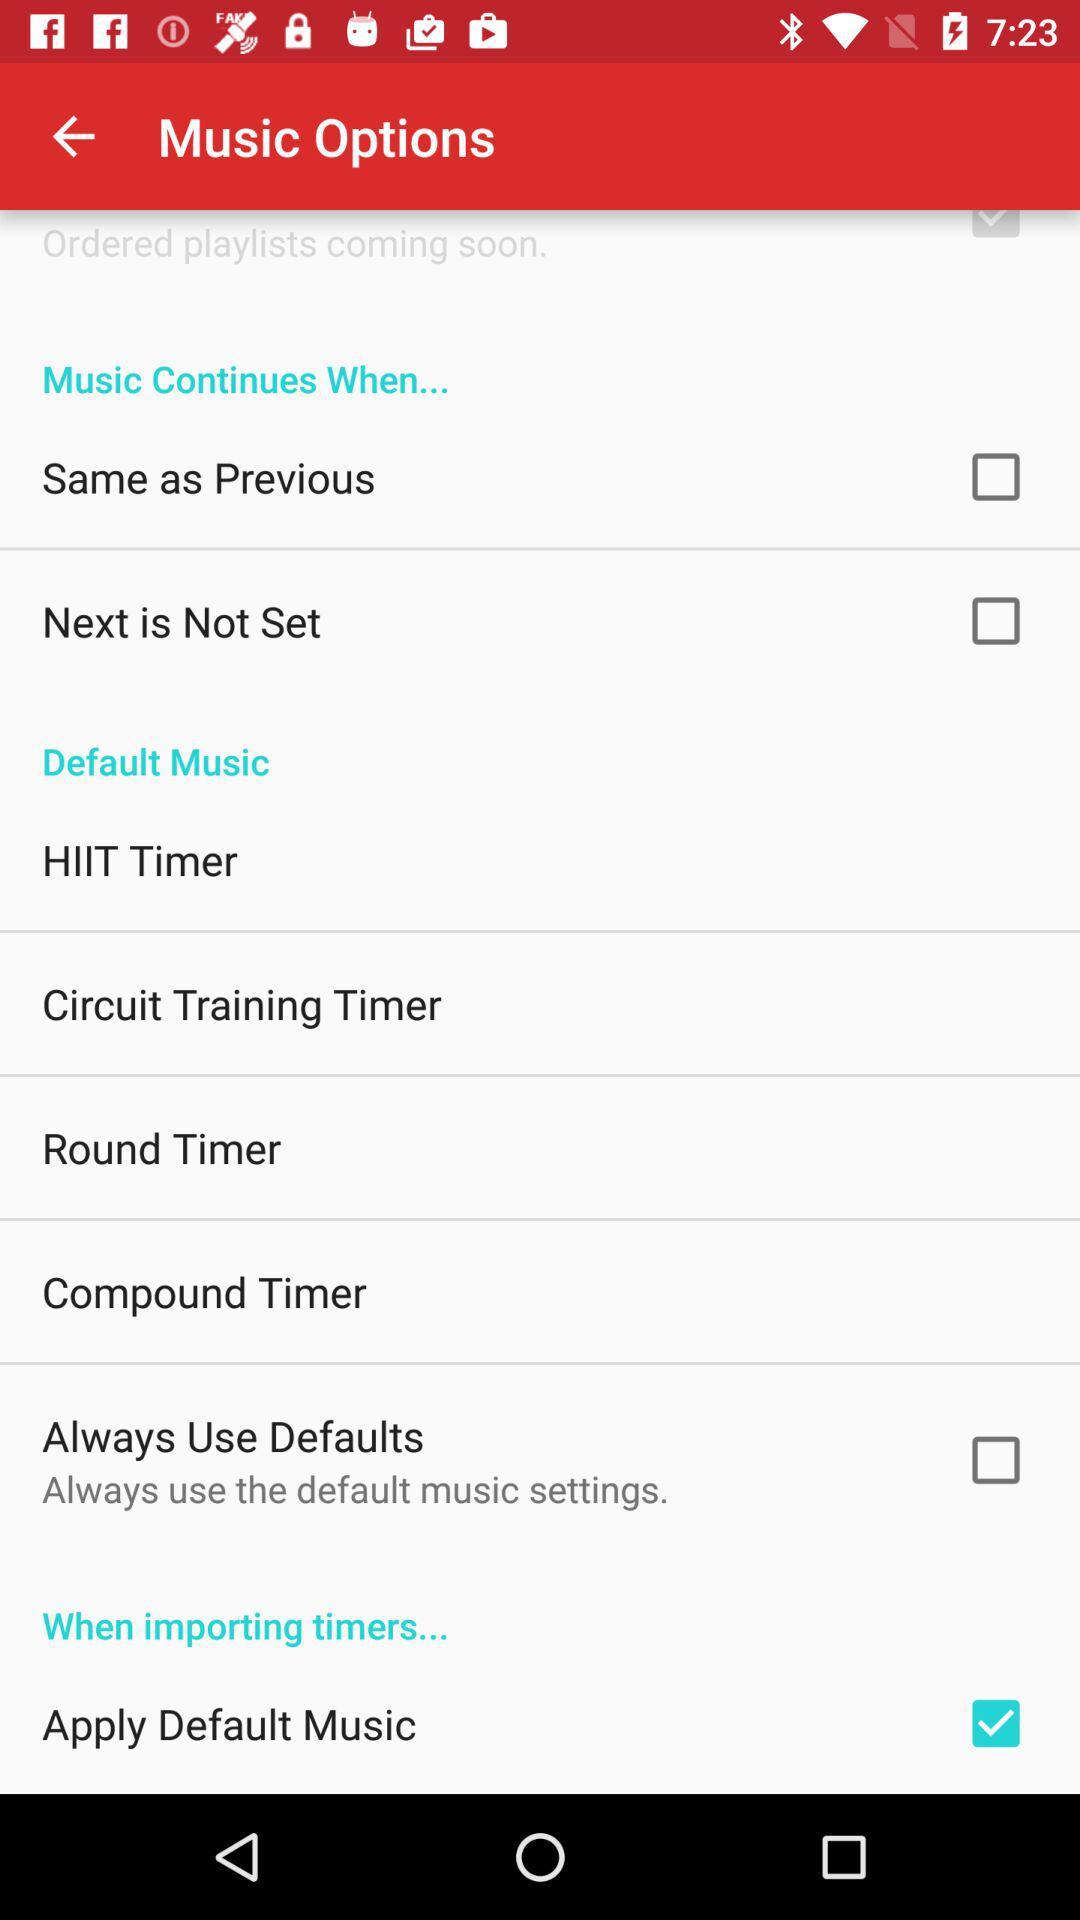  I want to click on compound timer item, so click(204, 1291).